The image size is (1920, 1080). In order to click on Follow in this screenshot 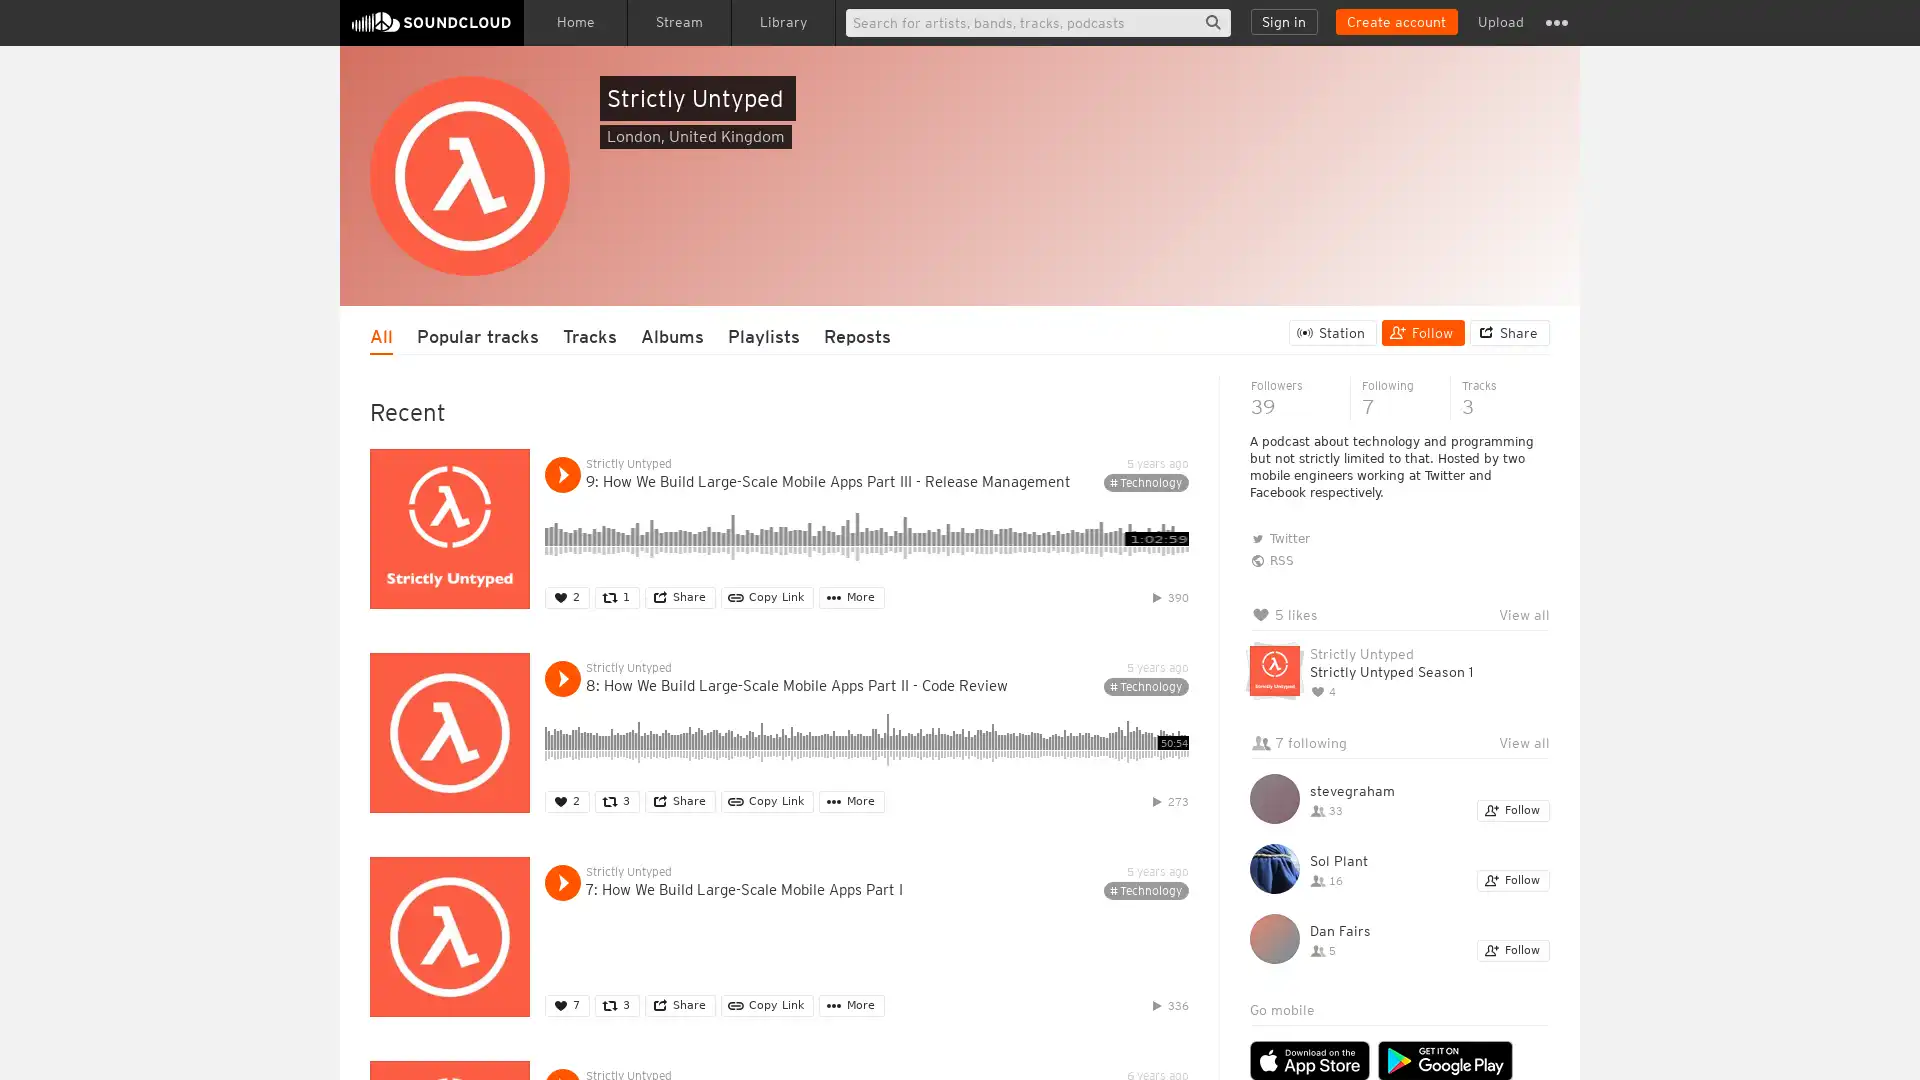, I will do `click(1513, 950)`.